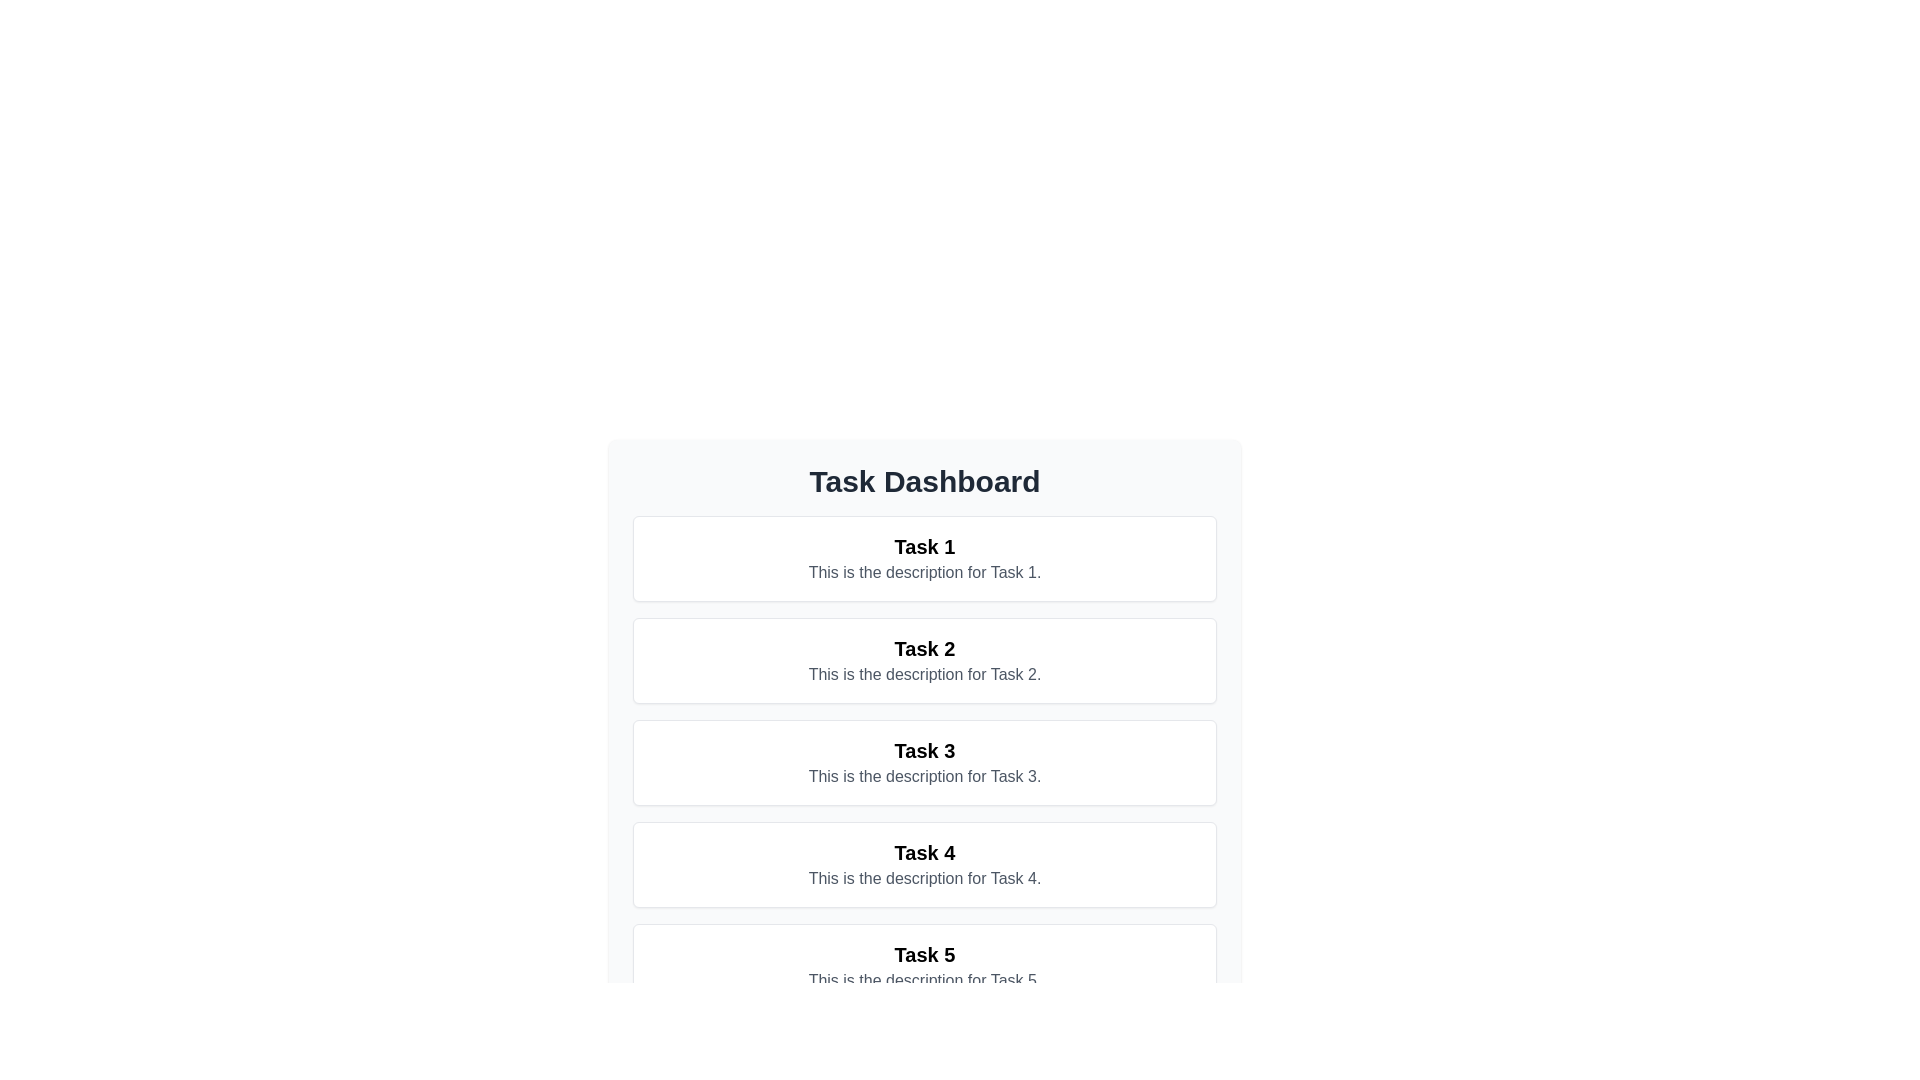 The height and width of the screenshot is (1080, 1920). Describe the element at coordinates (924, 751) in the screenshot. I see `the text label displaying the title 'Task 3' located at the top of the third task card in a vertical list of task cards` at that location.